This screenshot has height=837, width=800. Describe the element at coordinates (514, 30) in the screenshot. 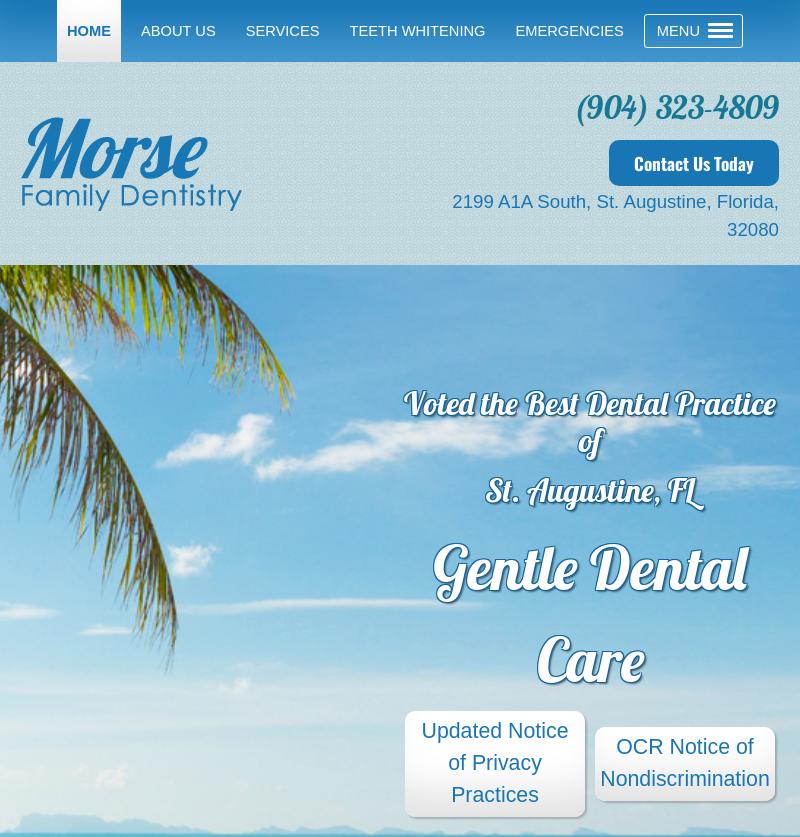

I see `'Emergencies'` at that location.